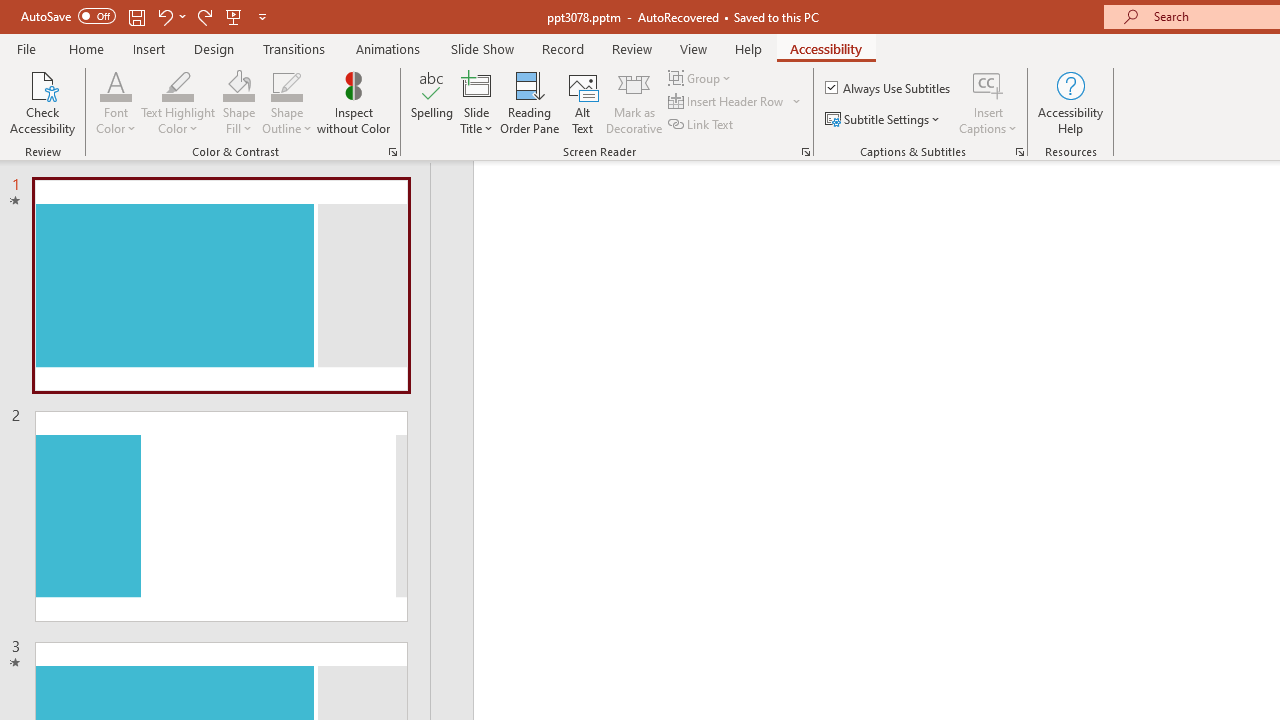 Image resolution: width=1280 pixels, height=720 pixels. What do you see at coordinates (883, 119) in the screenshot?
I see `'Subtitle Settings'` at bounding box center [883, 119].